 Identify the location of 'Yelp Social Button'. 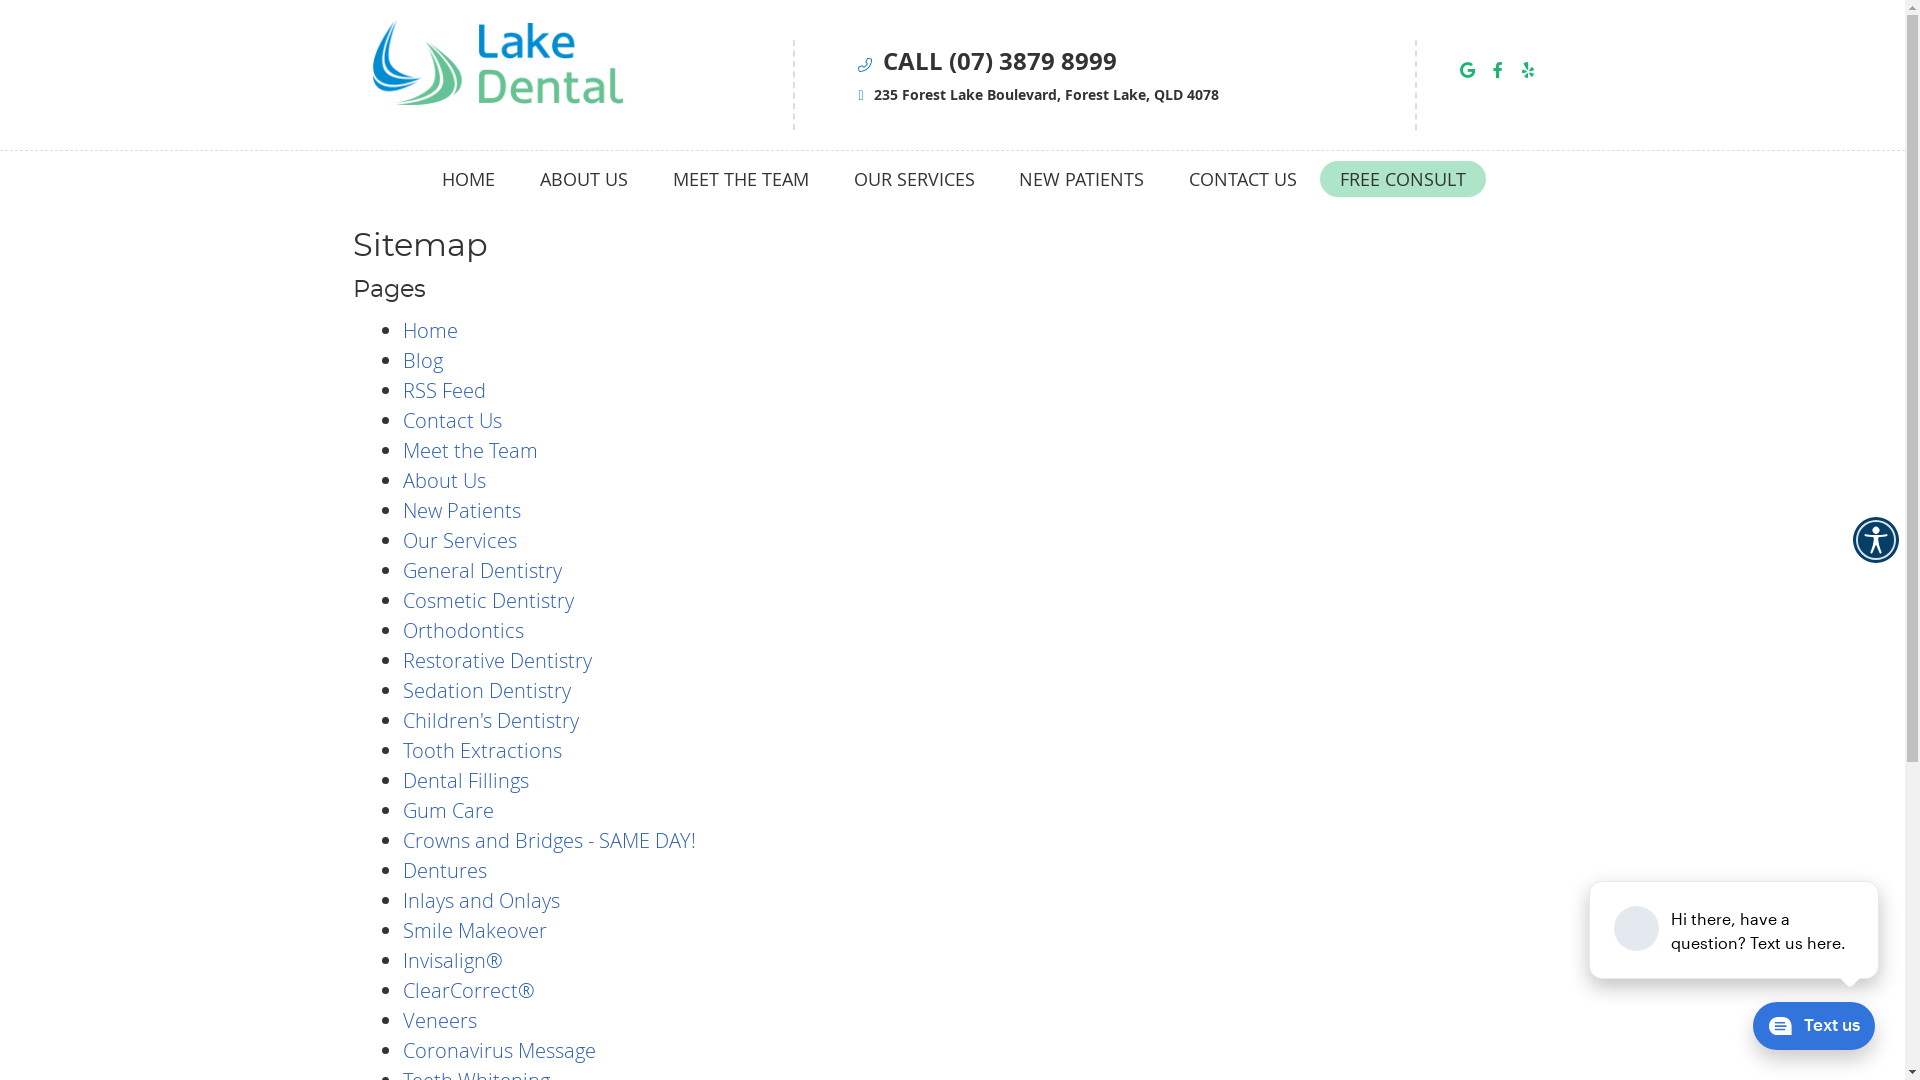
(1526, 68).